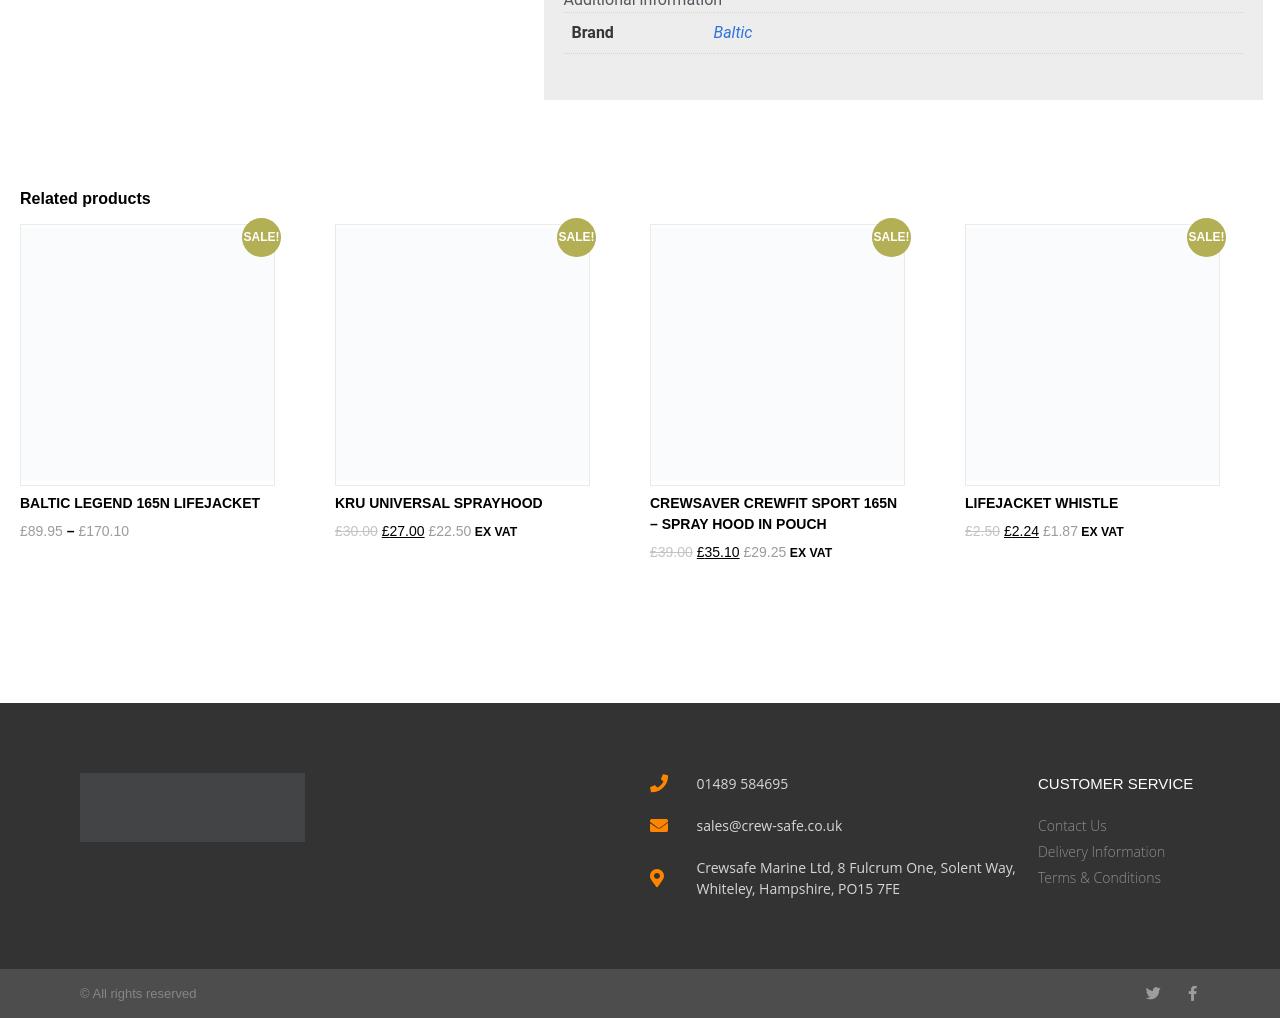 The width and height of the screenshot is (1280, 1018). What do you see at coordinates (85, 528) in the screenshot?
I see `'170.10'` at bounding box center [85, 528].